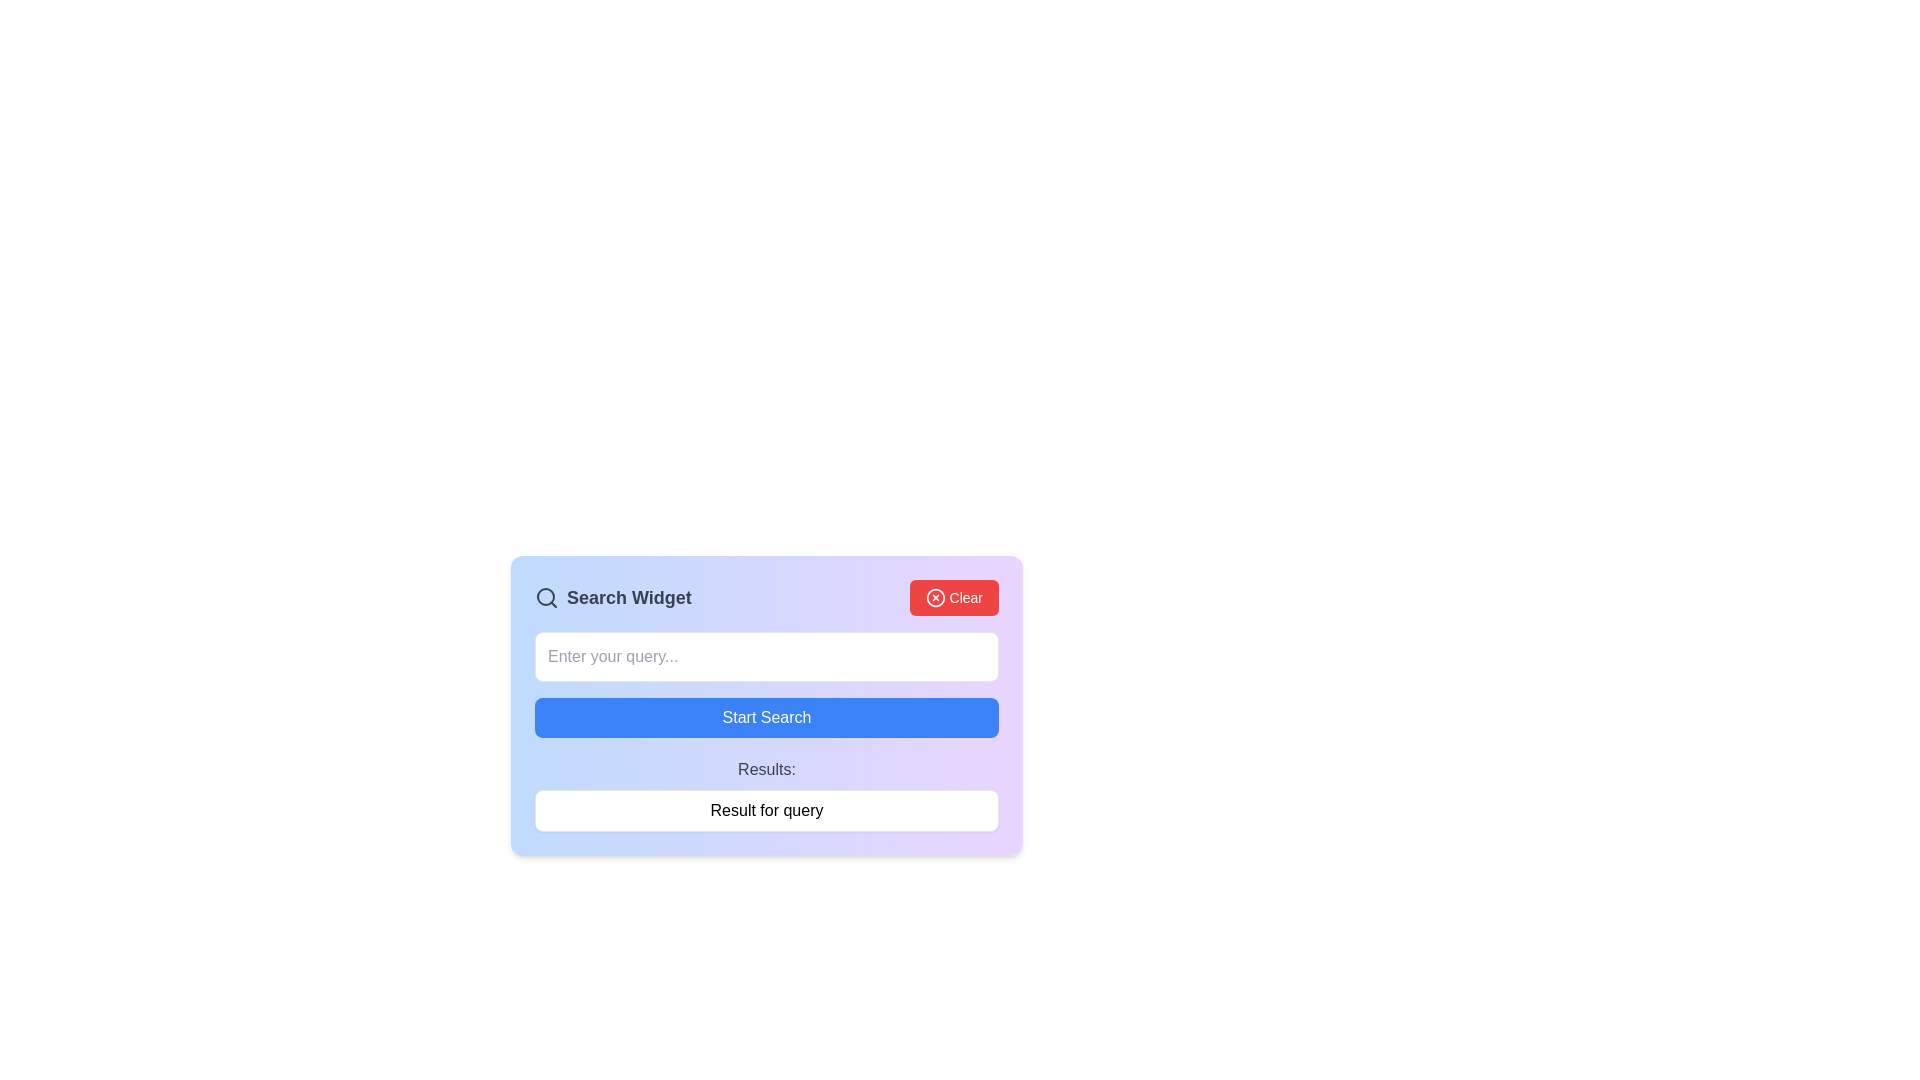 This screenshot has width=1920, height=1080. I want to click on the text input box located beneath the 'Search Widget' title and beside the red 'Clear' button to observe any hover effects, so click(766, 656).